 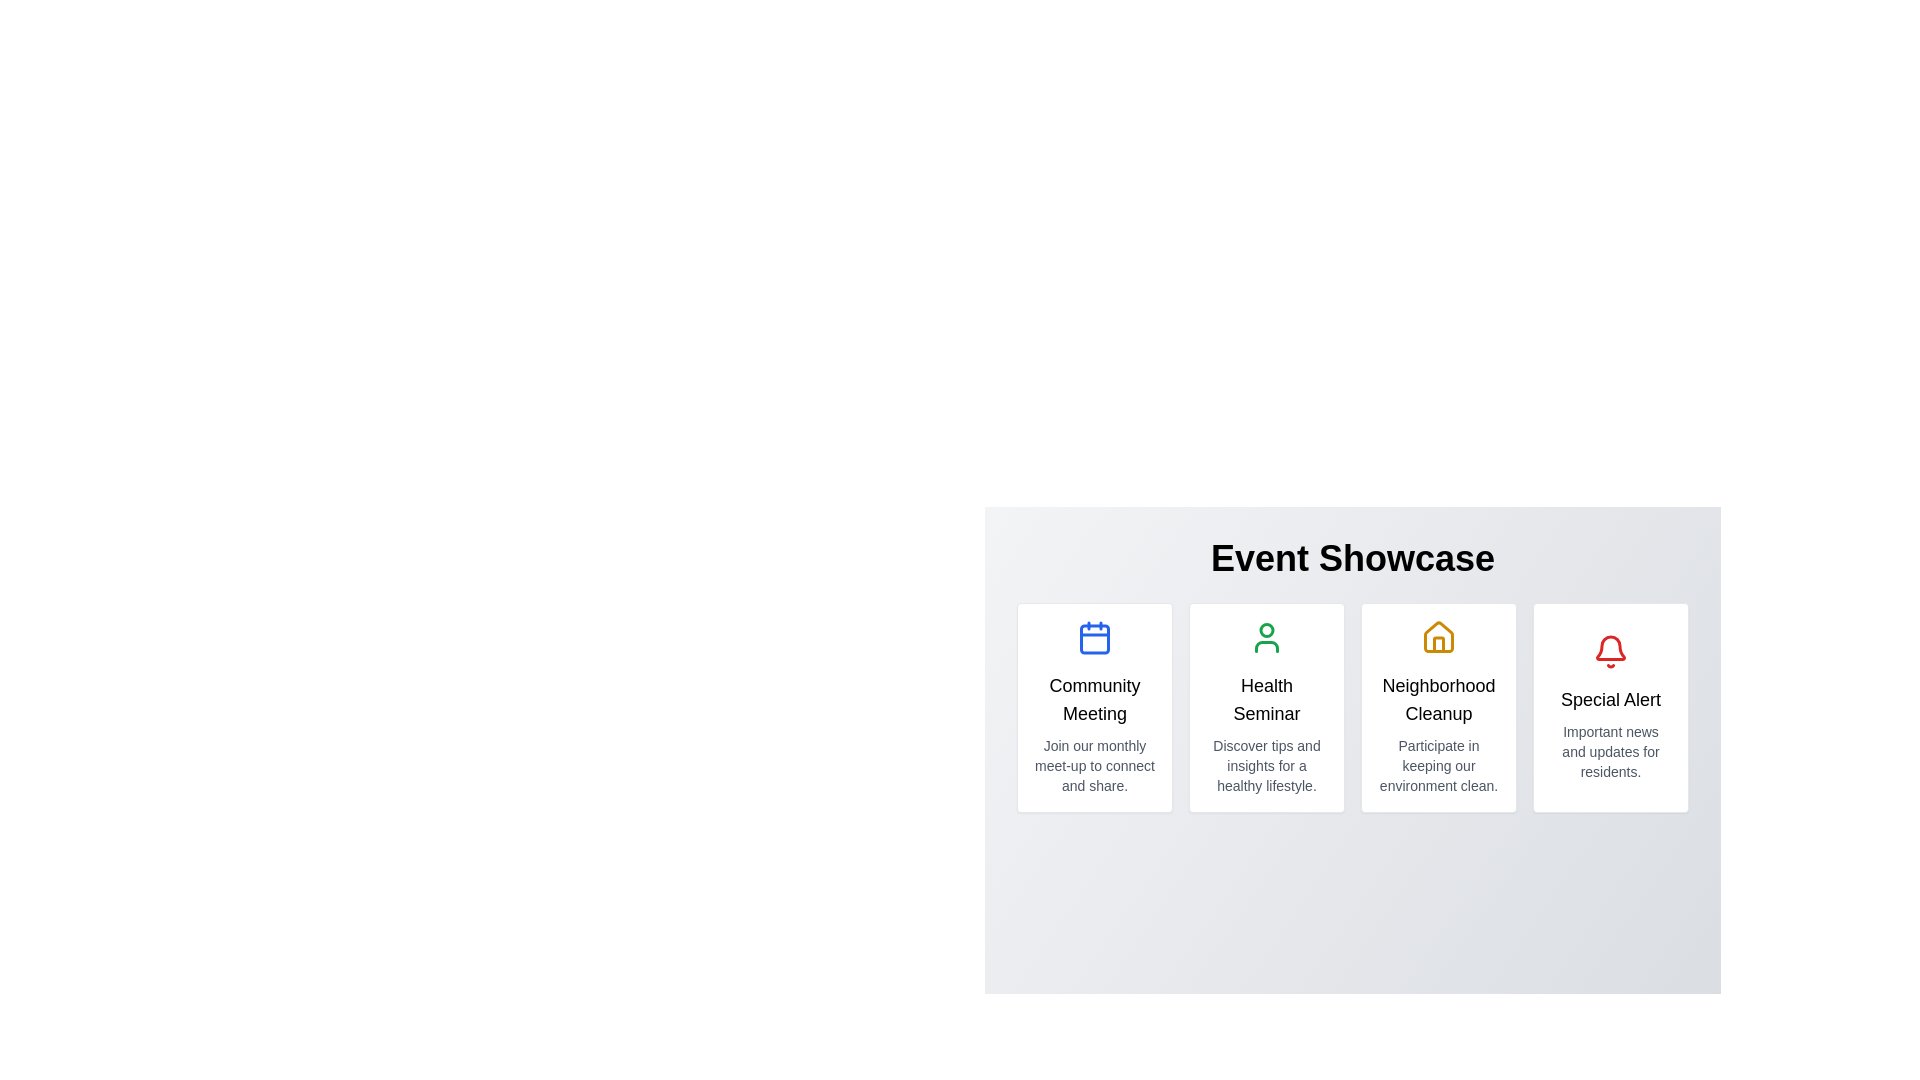 What do you see at coordinates (1093, 639) in the screenshot?
I see `the rounded rectangular component located within the calendar icon, which is distinct as the solid-filled shape among its siblings` at bounding box center [1093, 639].